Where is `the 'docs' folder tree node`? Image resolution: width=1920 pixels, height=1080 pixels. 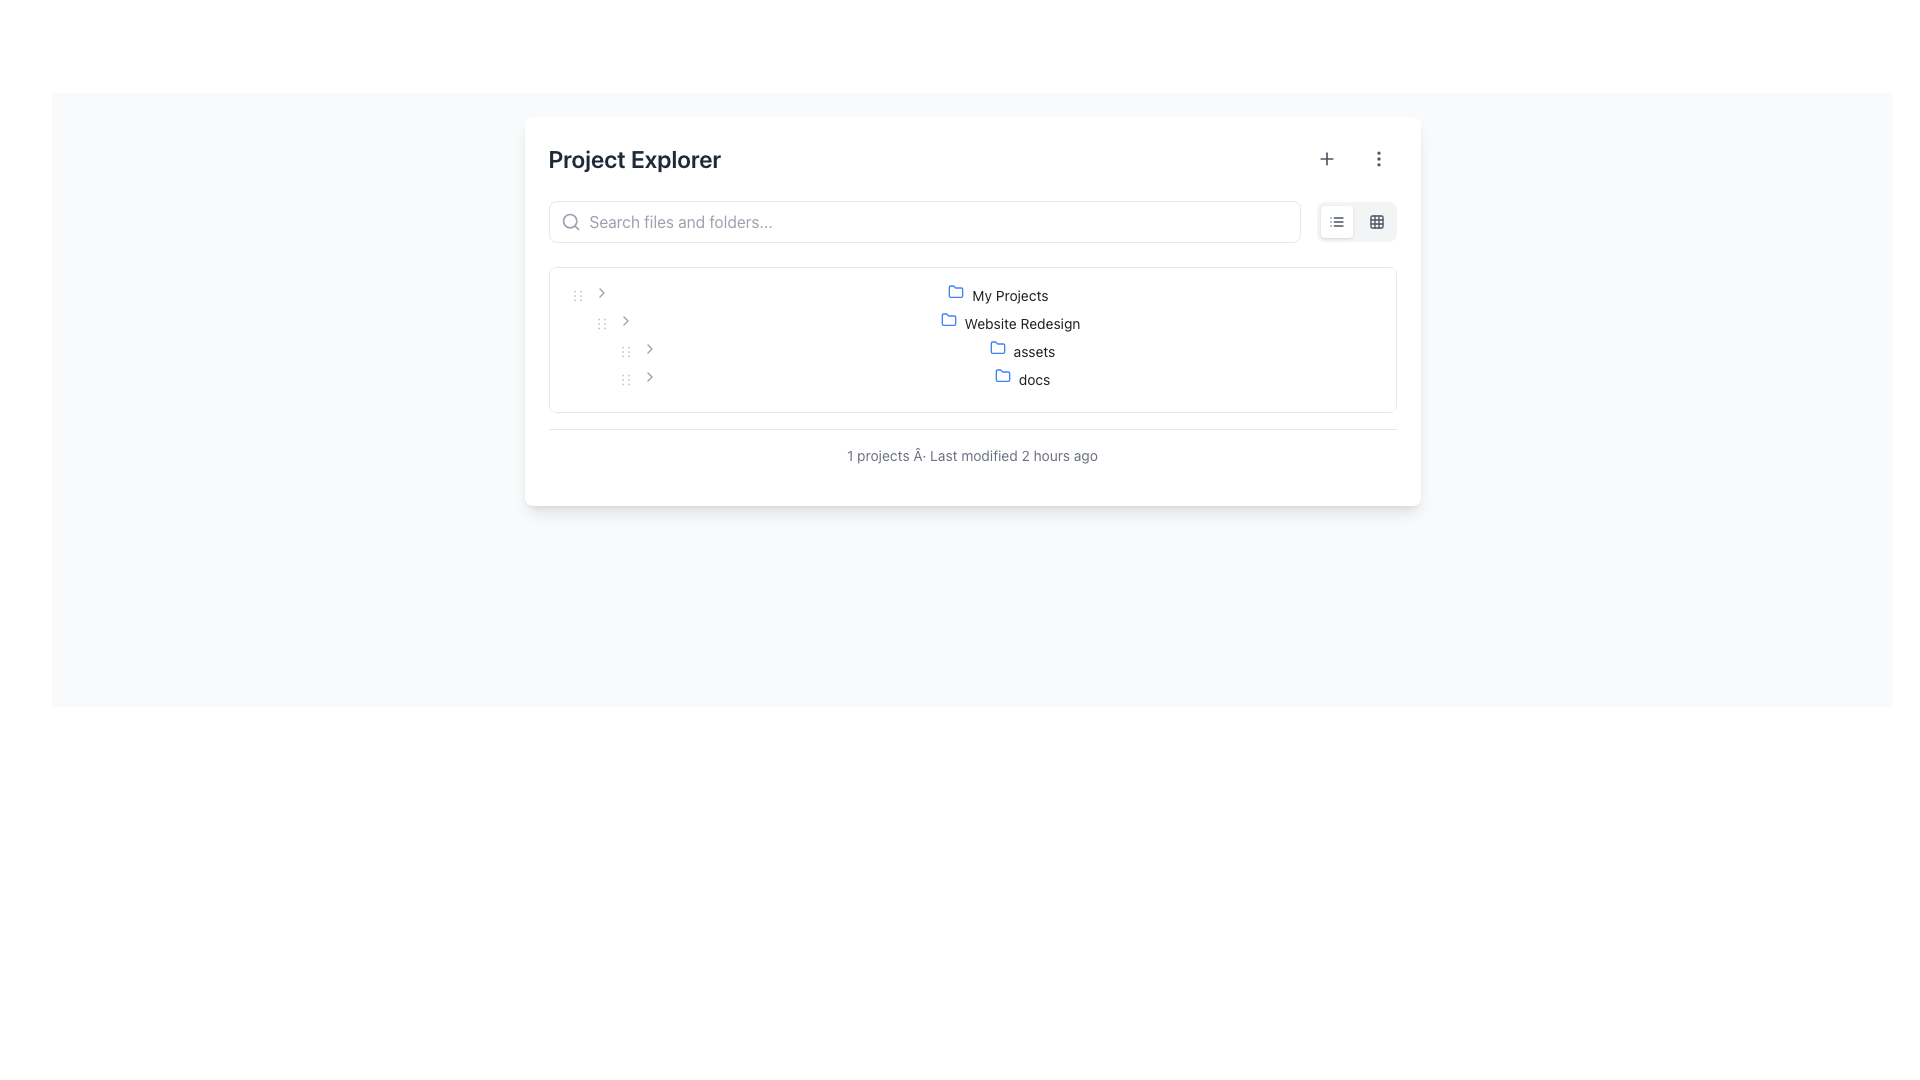
the 'docs' folder tree node is located at coordinates (1022, 380).